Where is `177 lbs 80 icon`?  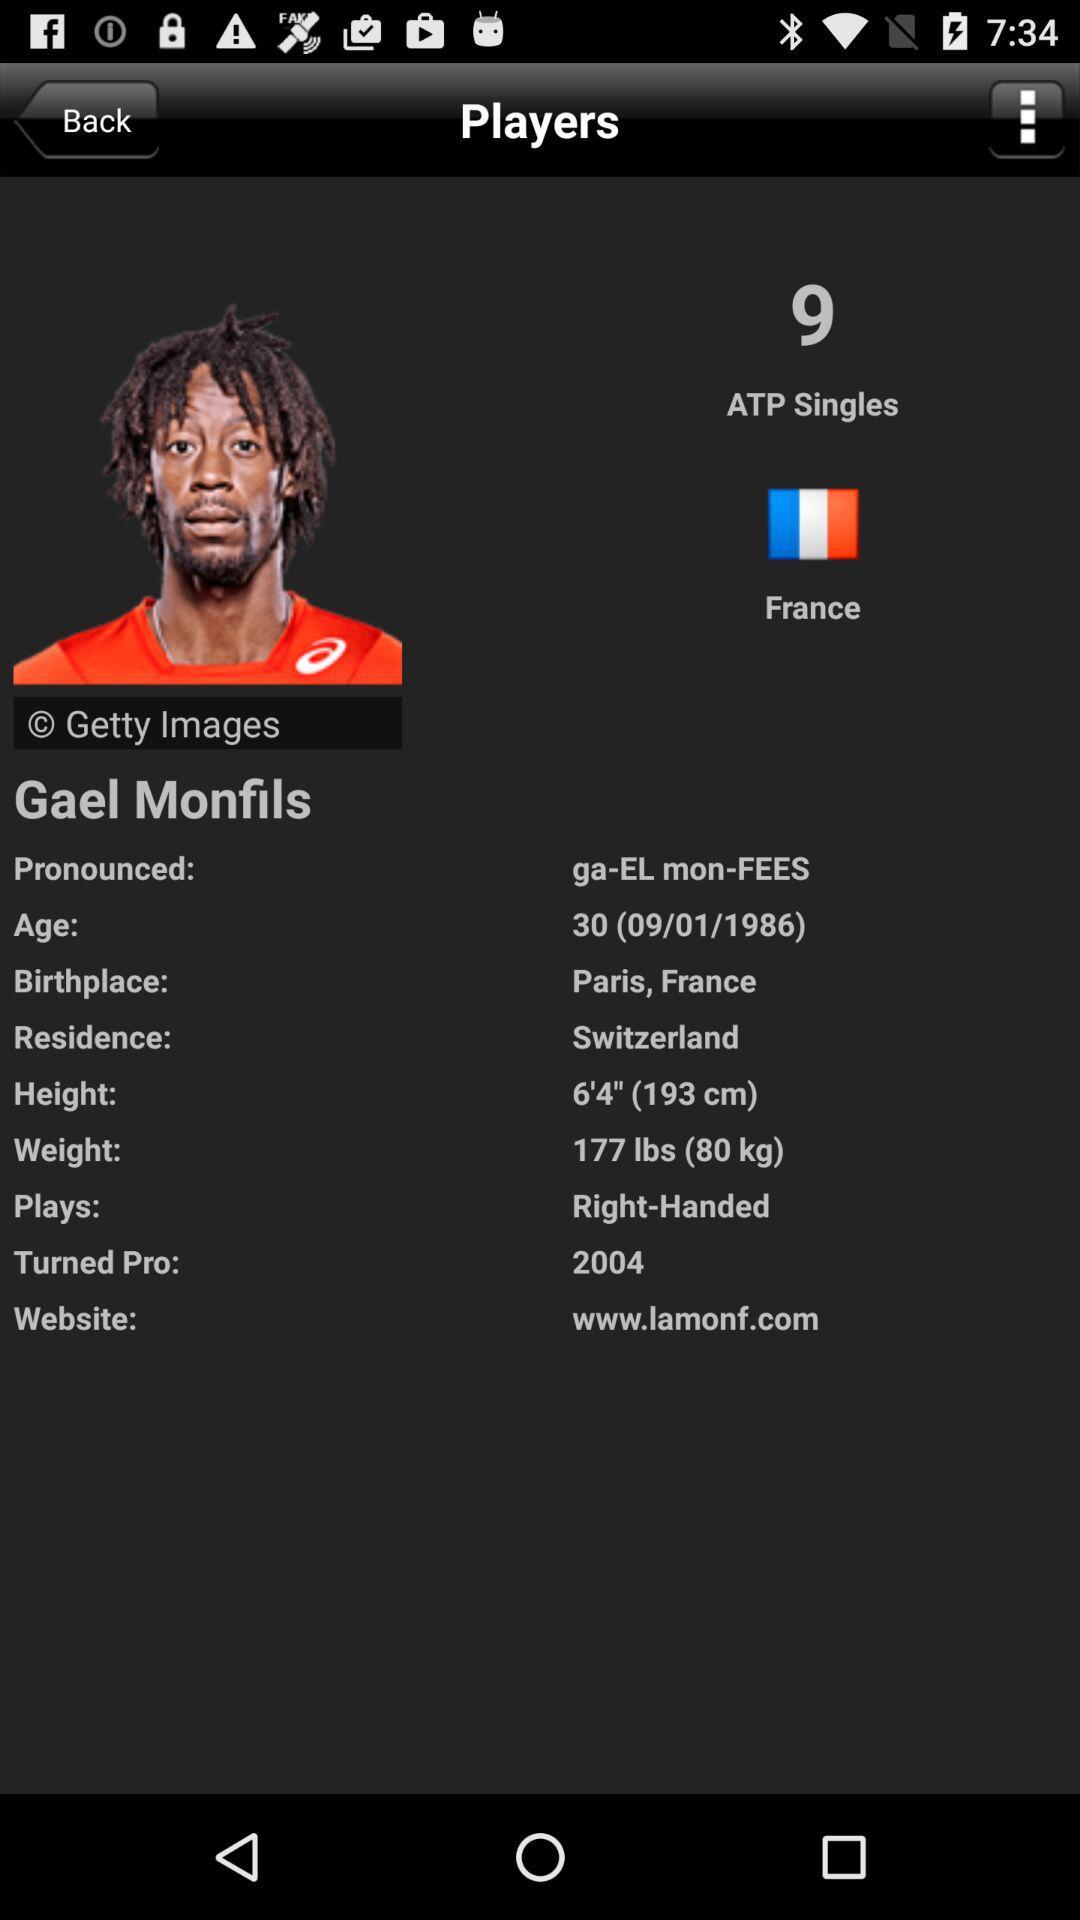 177 lbs 80 icon is located at coordinates (826, 1148).